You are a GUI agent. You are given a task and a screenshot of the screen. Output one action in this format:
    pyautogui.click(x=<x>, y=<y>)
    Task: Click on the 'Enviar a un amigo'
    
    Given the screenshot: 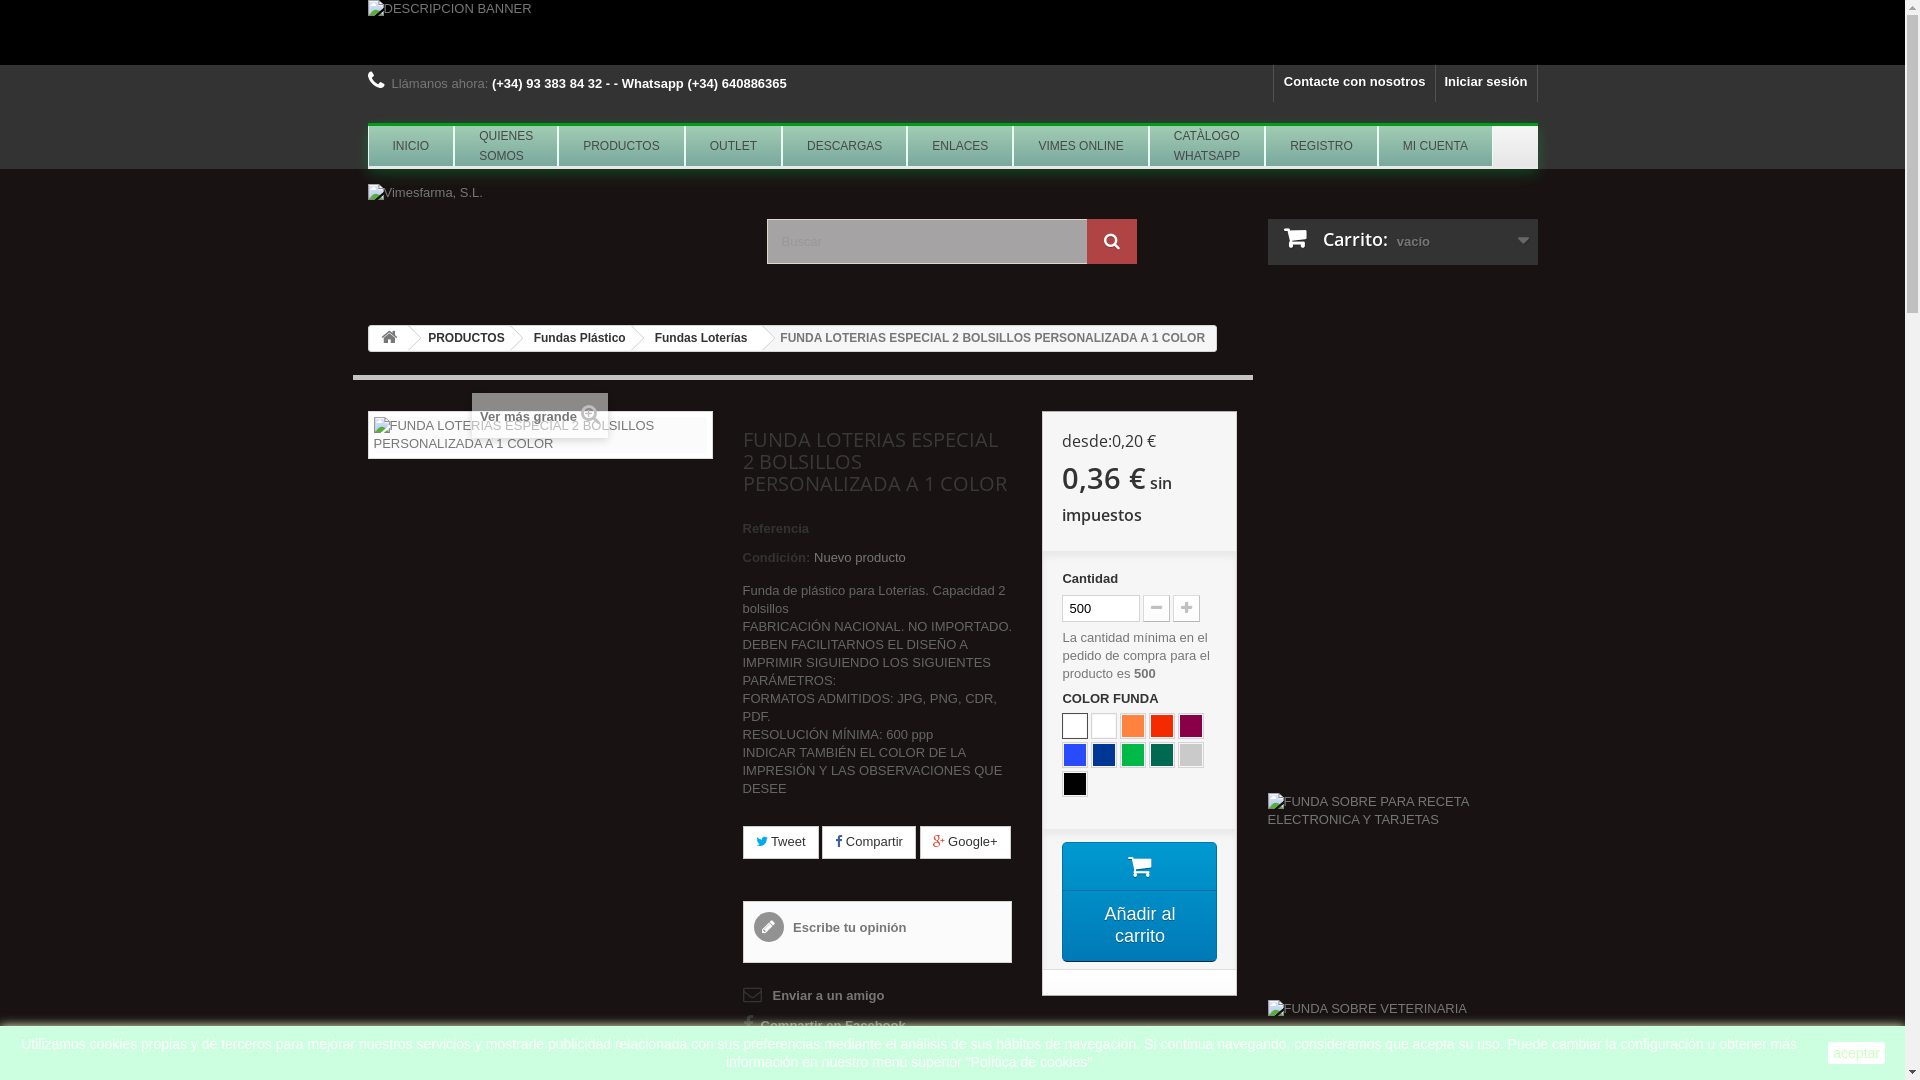 What is the action you would take?
    pyautogui.click(x=812, y=995)
    